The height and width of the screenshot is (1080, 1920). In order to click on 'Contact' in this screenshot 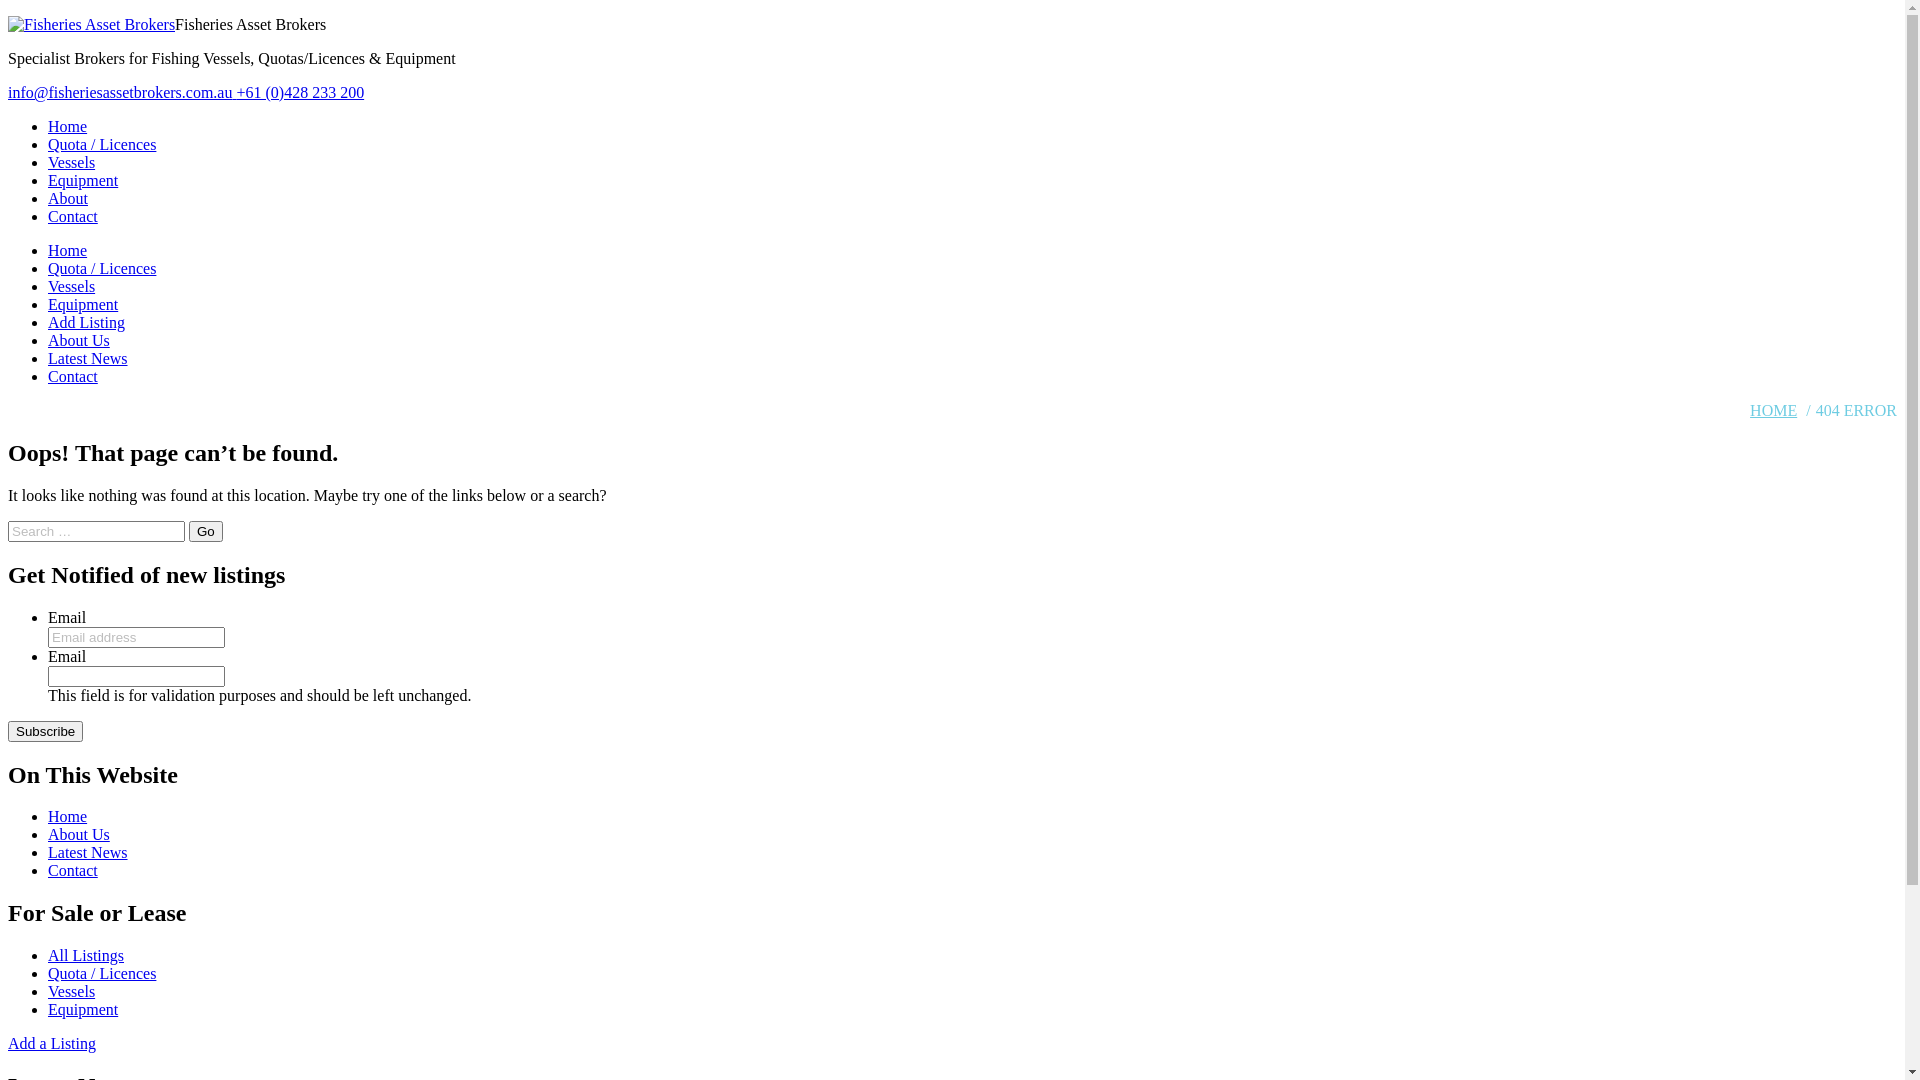, I will do `click(72, 216)`.